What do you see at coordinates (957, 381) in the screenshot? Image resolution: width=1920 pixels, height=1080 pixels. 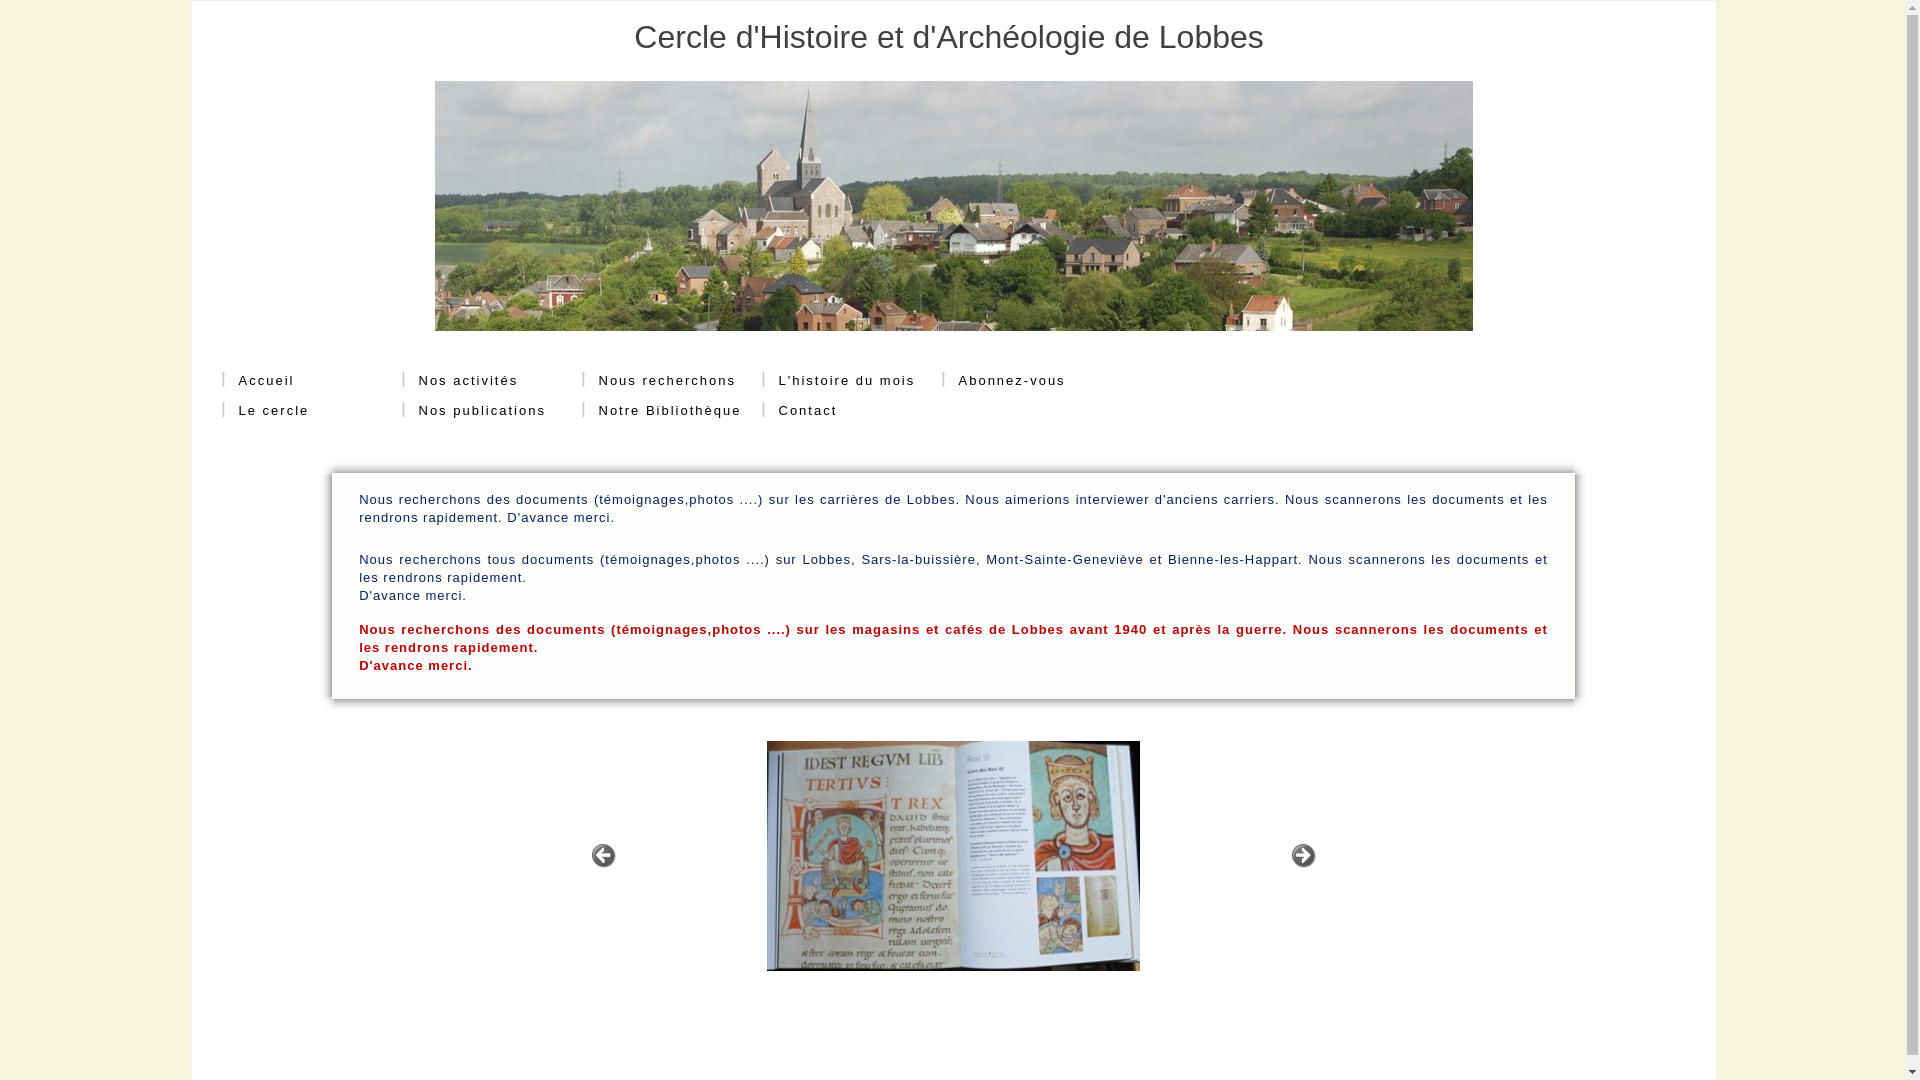 I see `'Abonnez-vous'` at bounding box center [957, 381].